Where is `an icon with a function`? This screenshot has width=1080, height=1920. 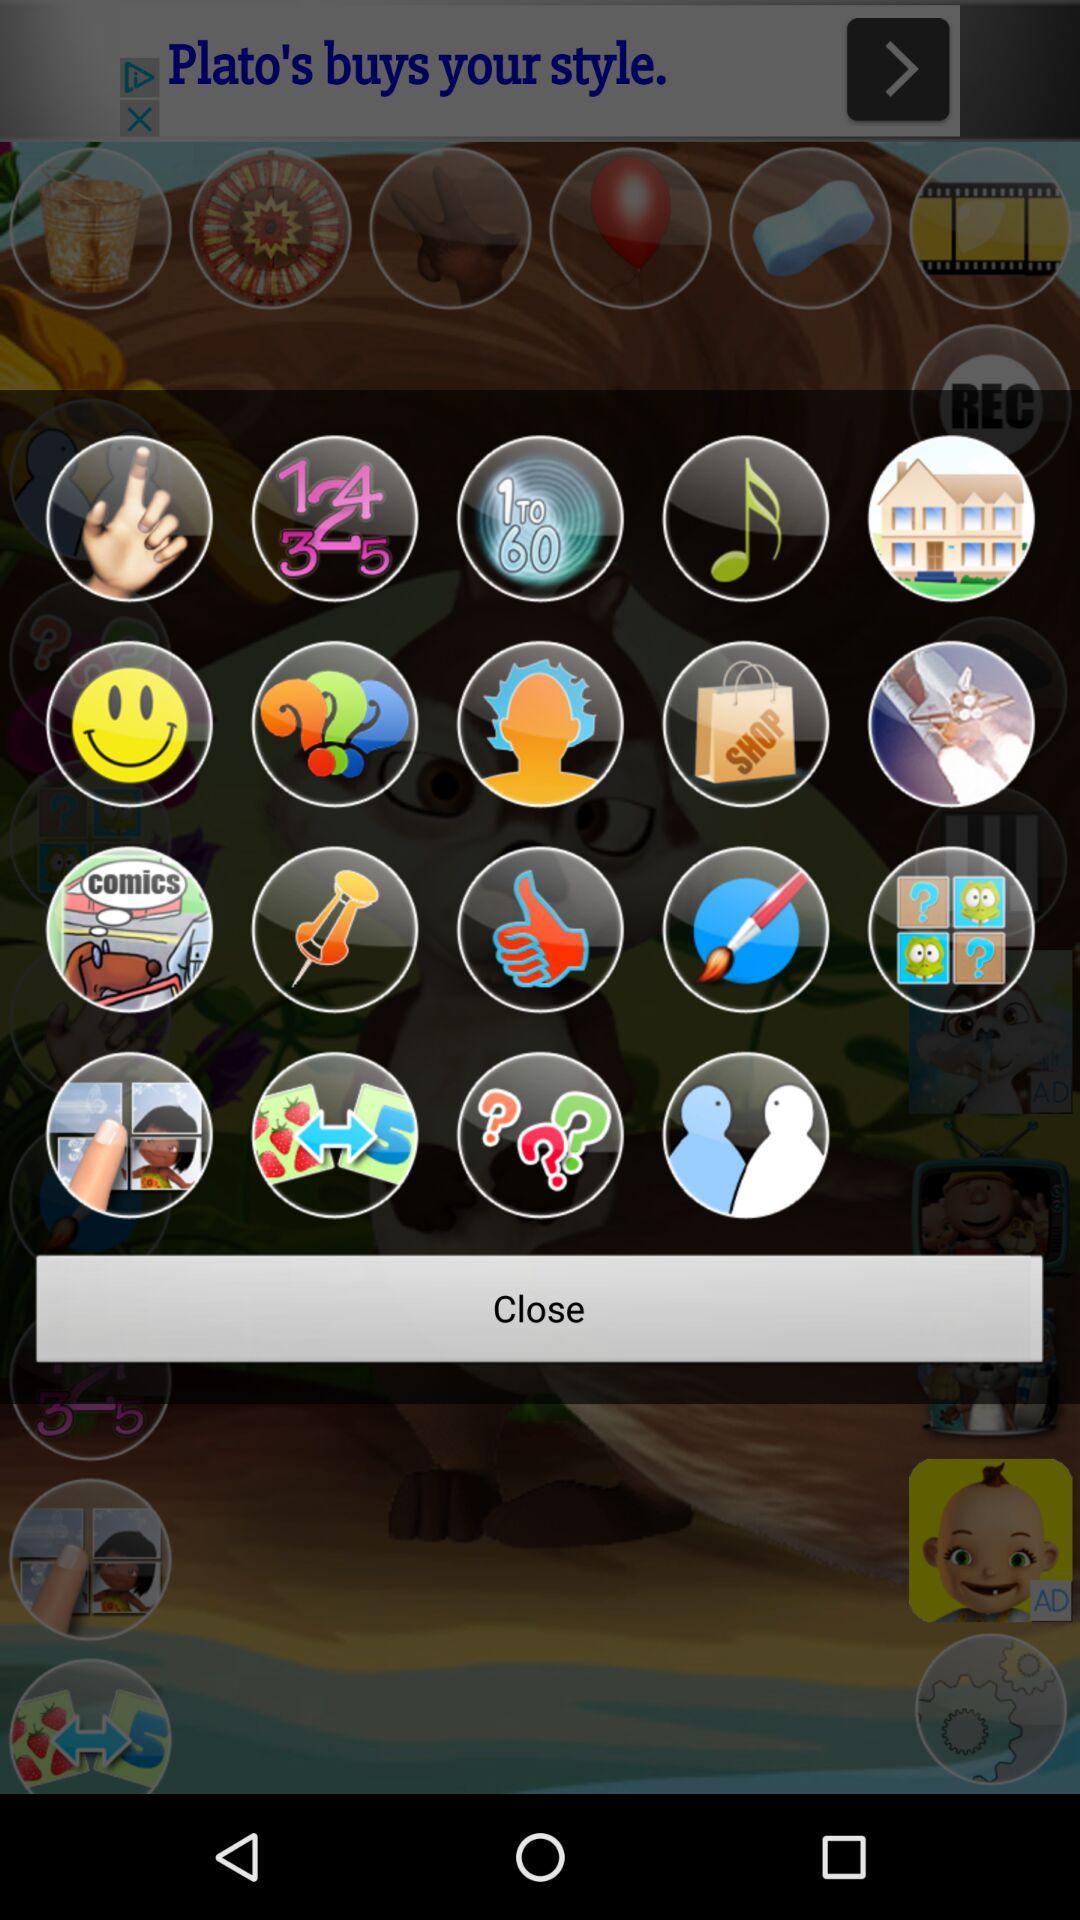
an icon with a function is located at coordinates (950, 518).